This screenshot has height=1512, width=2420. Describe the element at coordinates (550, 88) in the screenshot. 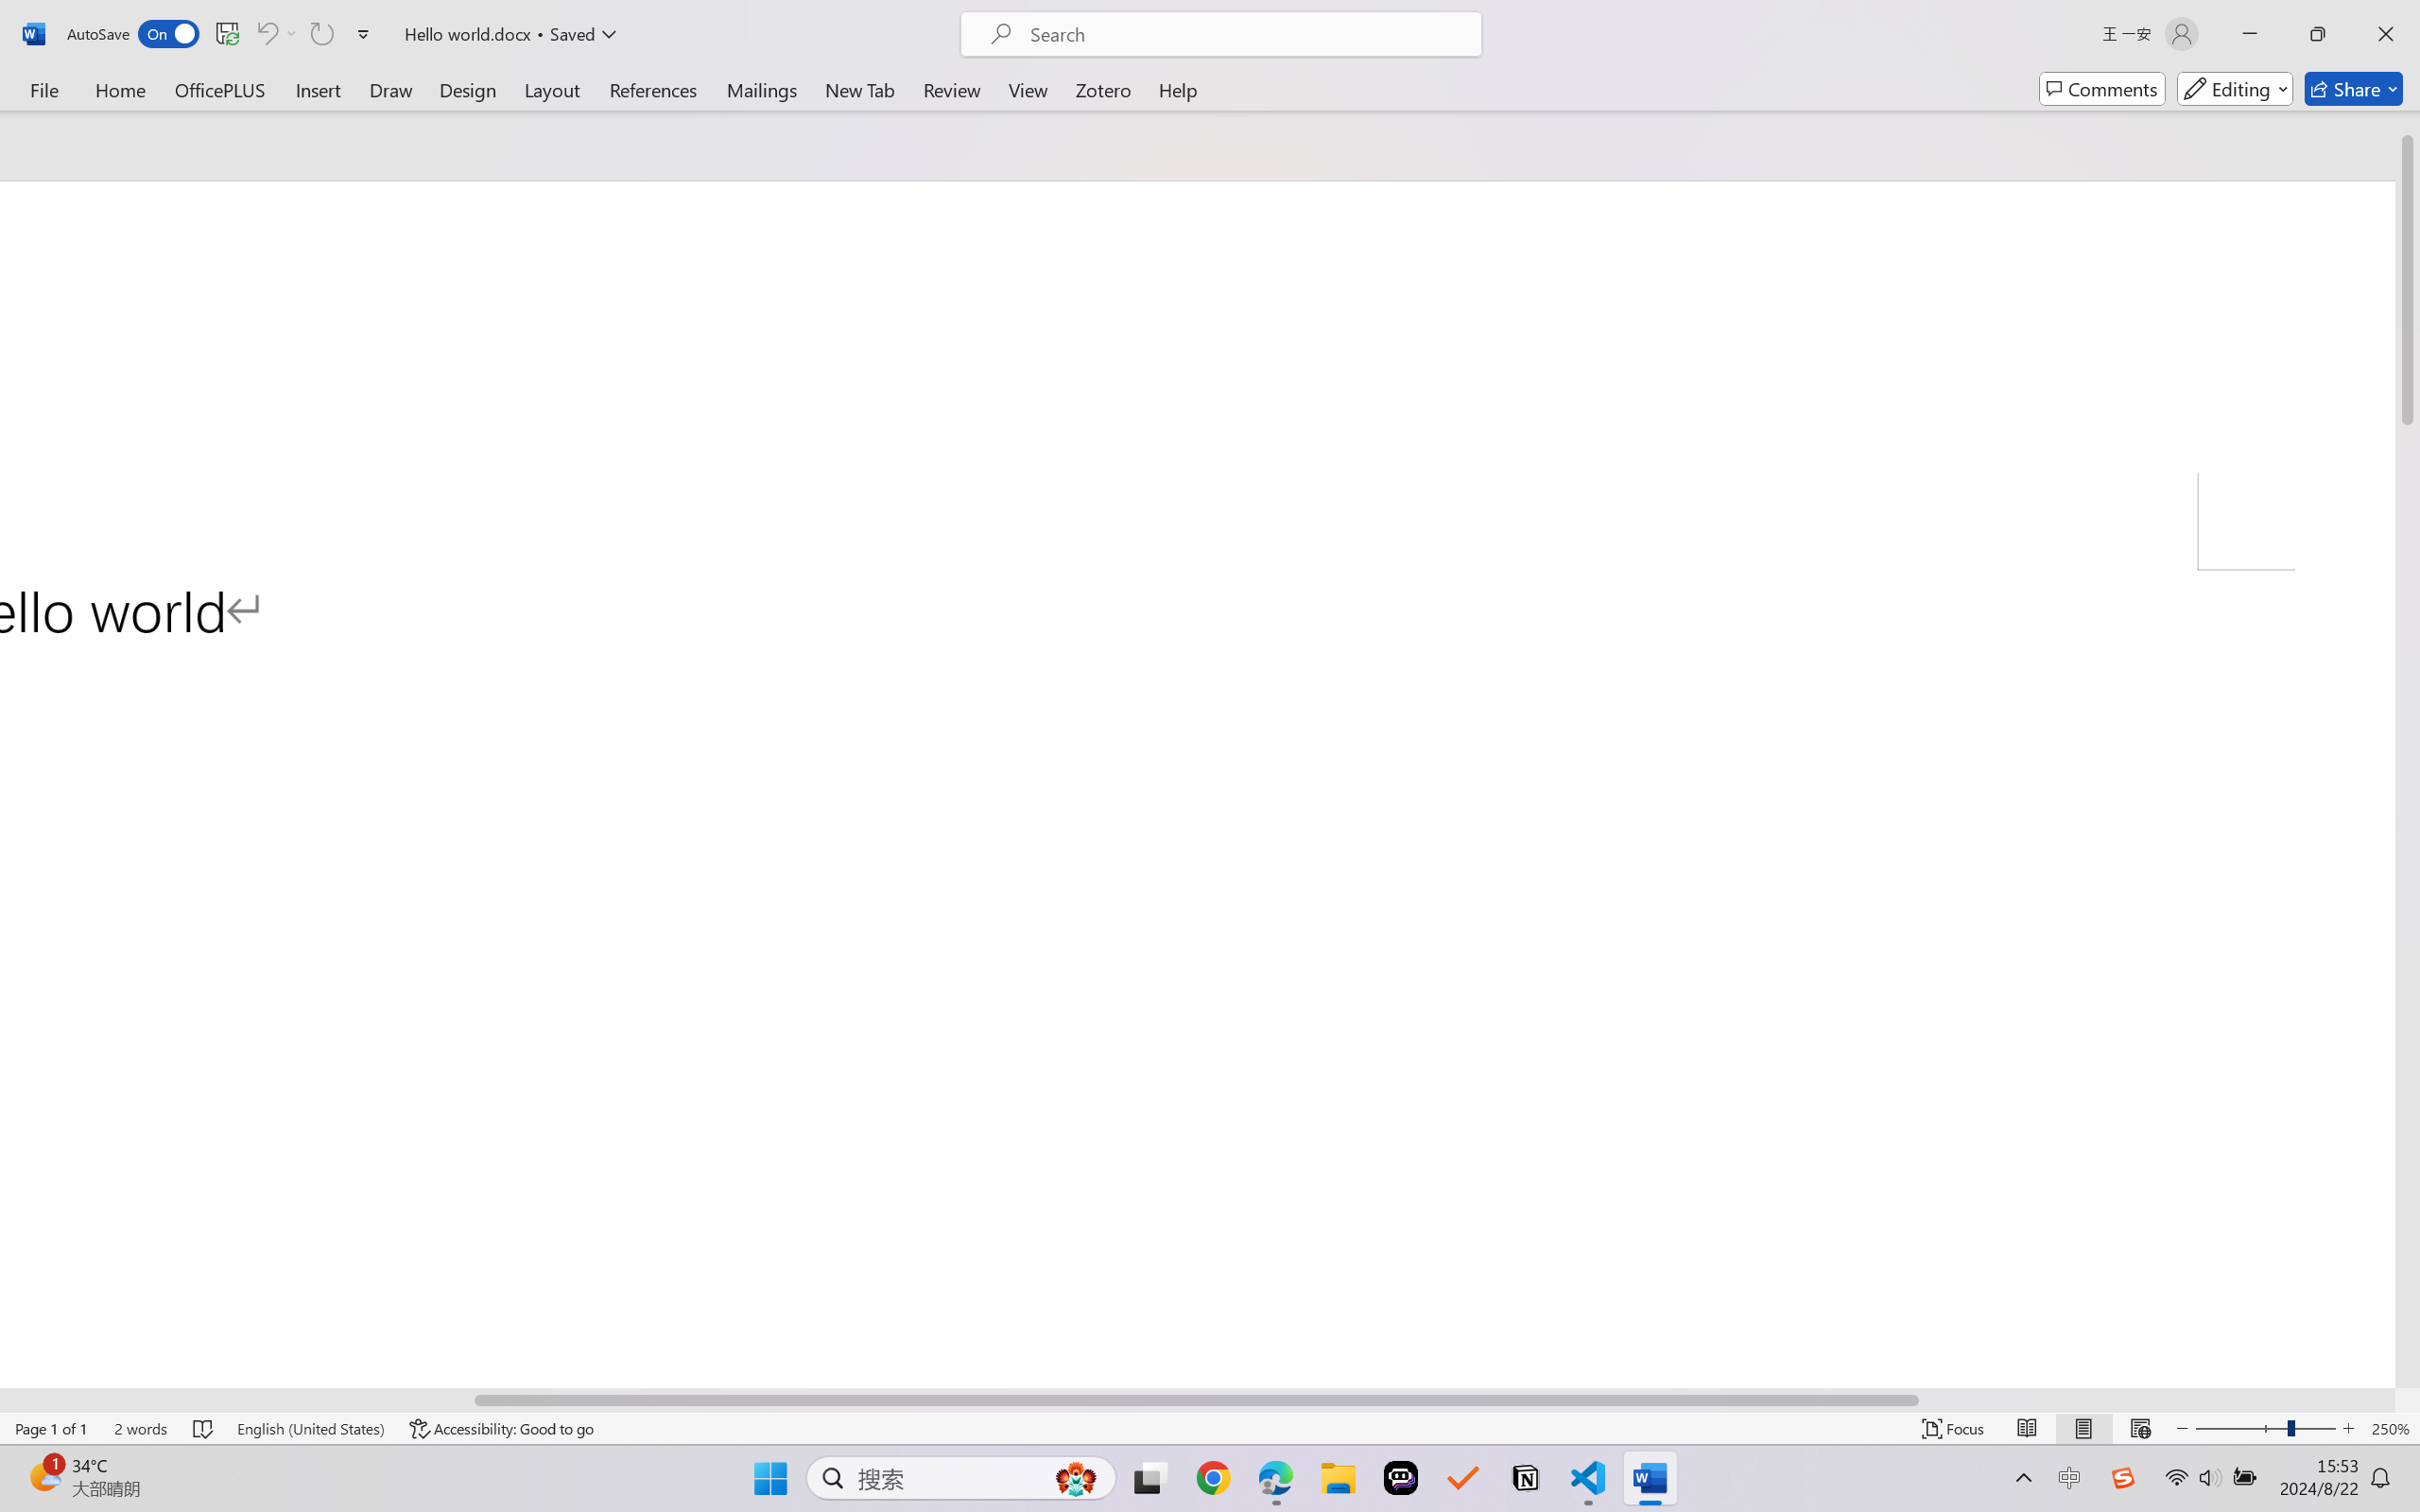

I see `'Layout'` at that location.